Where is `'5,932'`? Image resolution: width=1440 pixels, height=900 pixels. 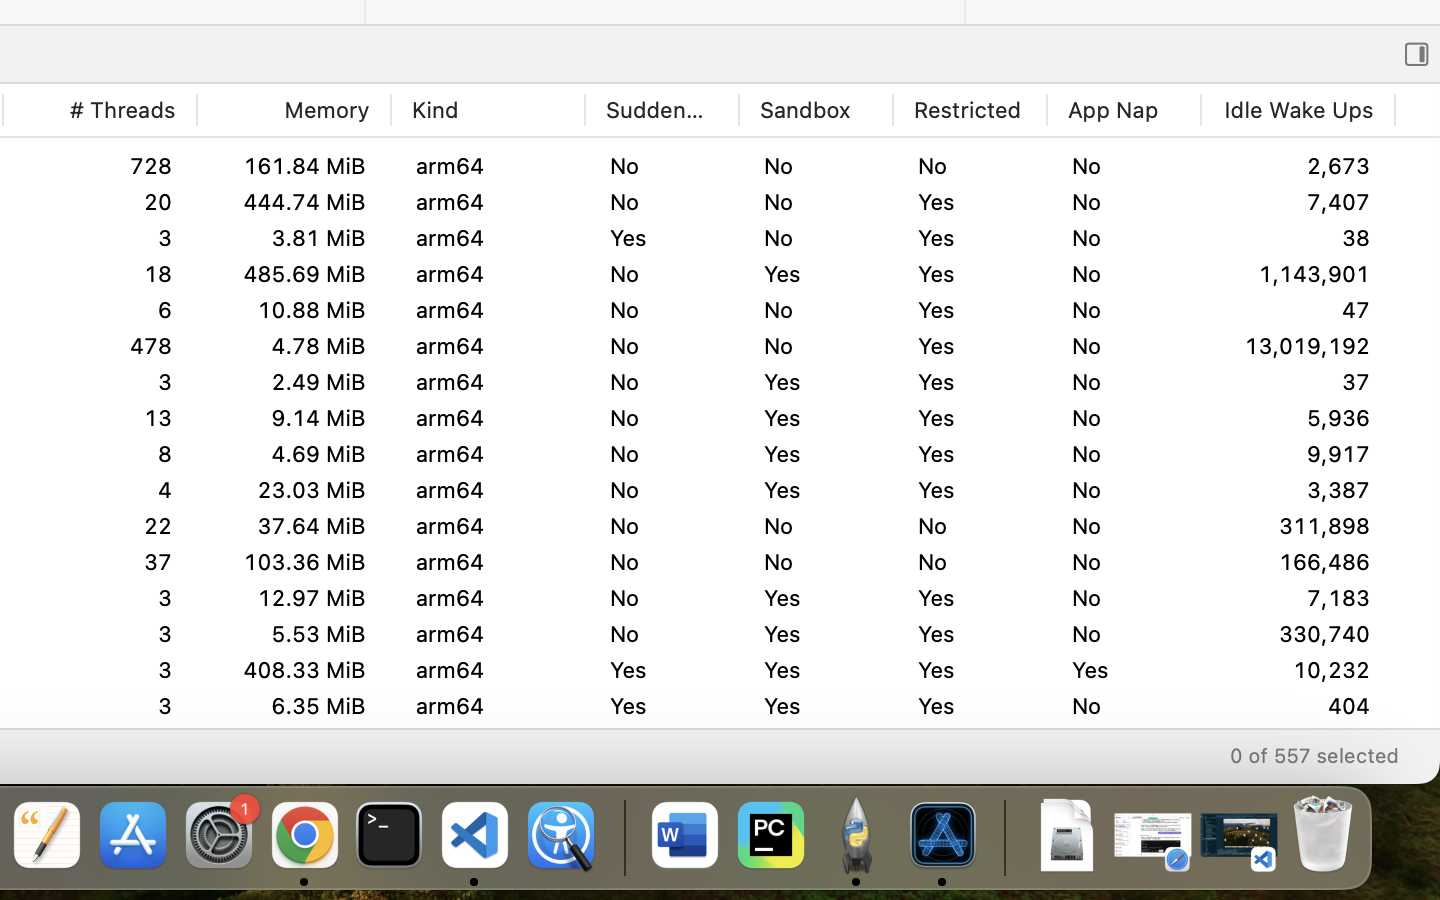 '5,932' is located at coordinates (1298, 417).